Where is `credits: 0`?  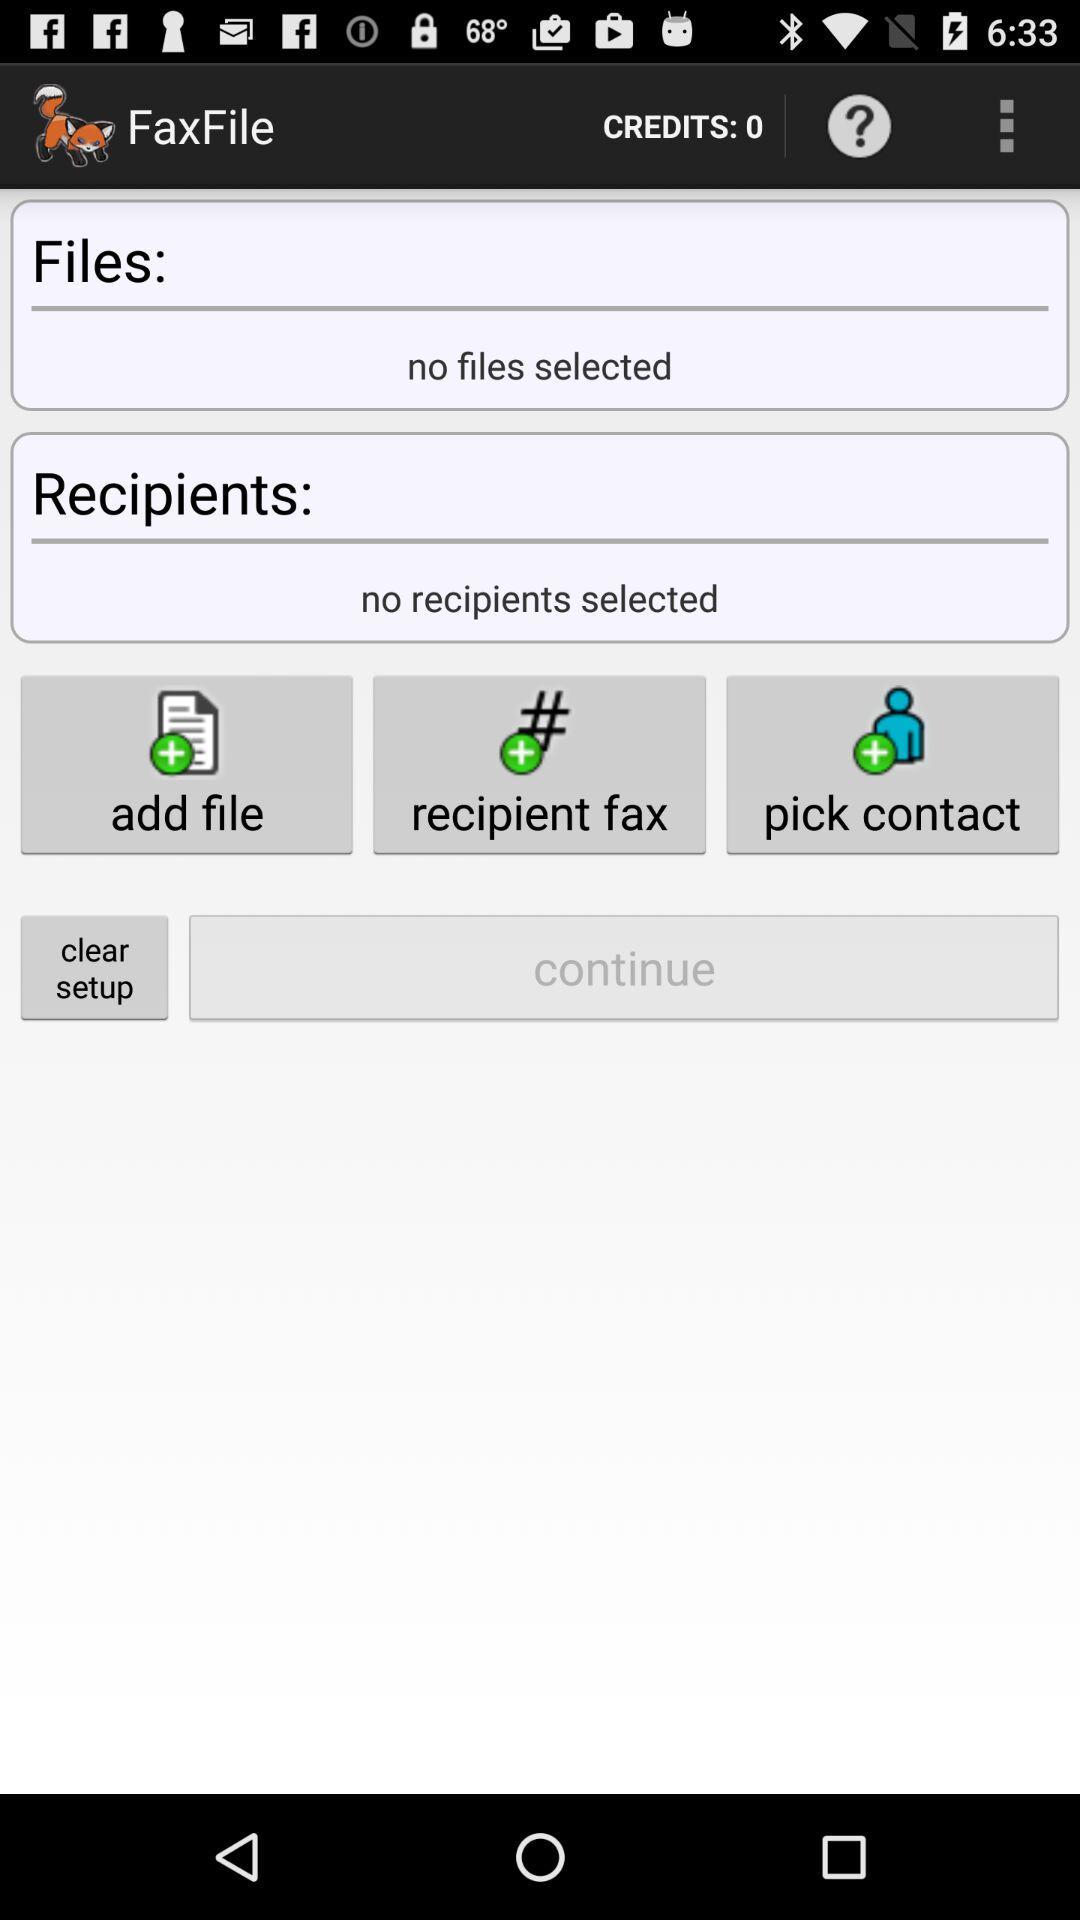 credits: 0 is located at coordinates (682, 124).